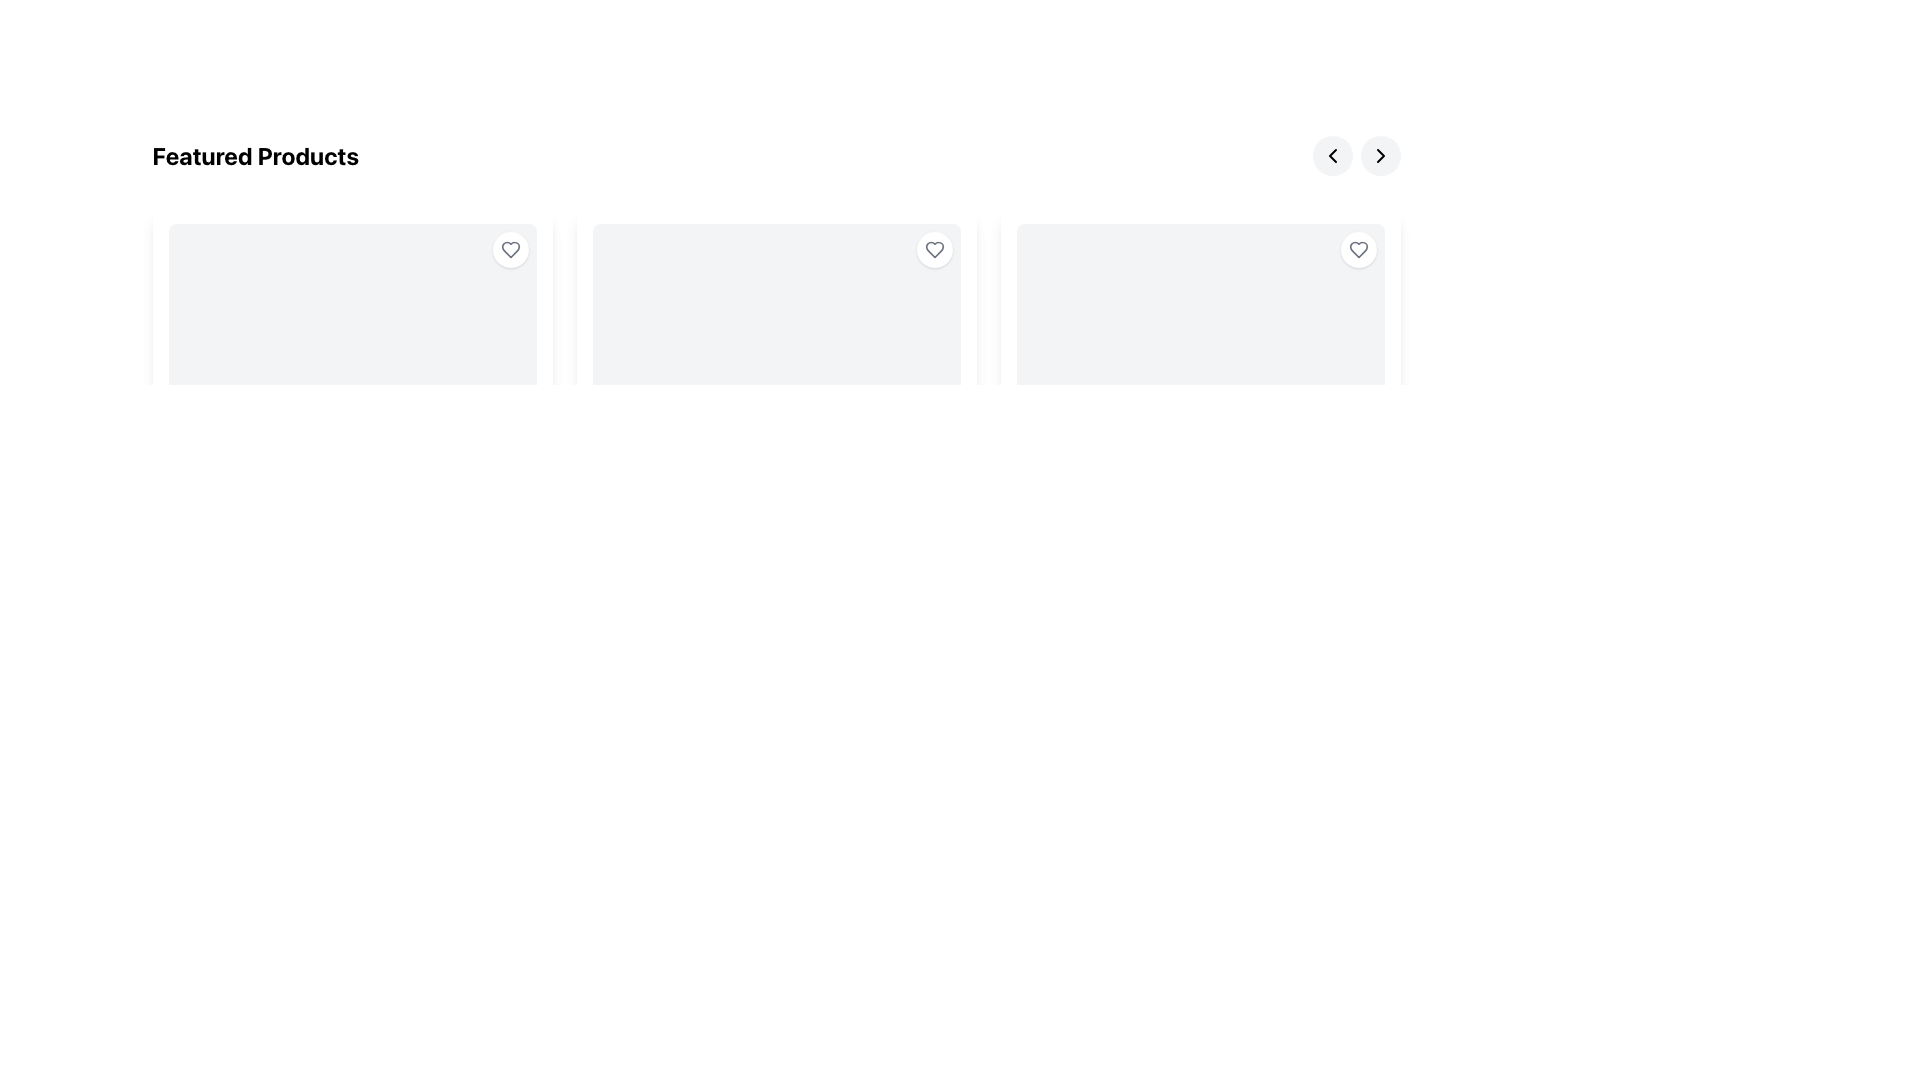 This screenshot has height=1080, width=1920. Describe the element at coordinates (510, 249) in the screenshot. I see `the outlined heart icon button located at the top-right corner of the product card, which turns red when hovered` at that location.